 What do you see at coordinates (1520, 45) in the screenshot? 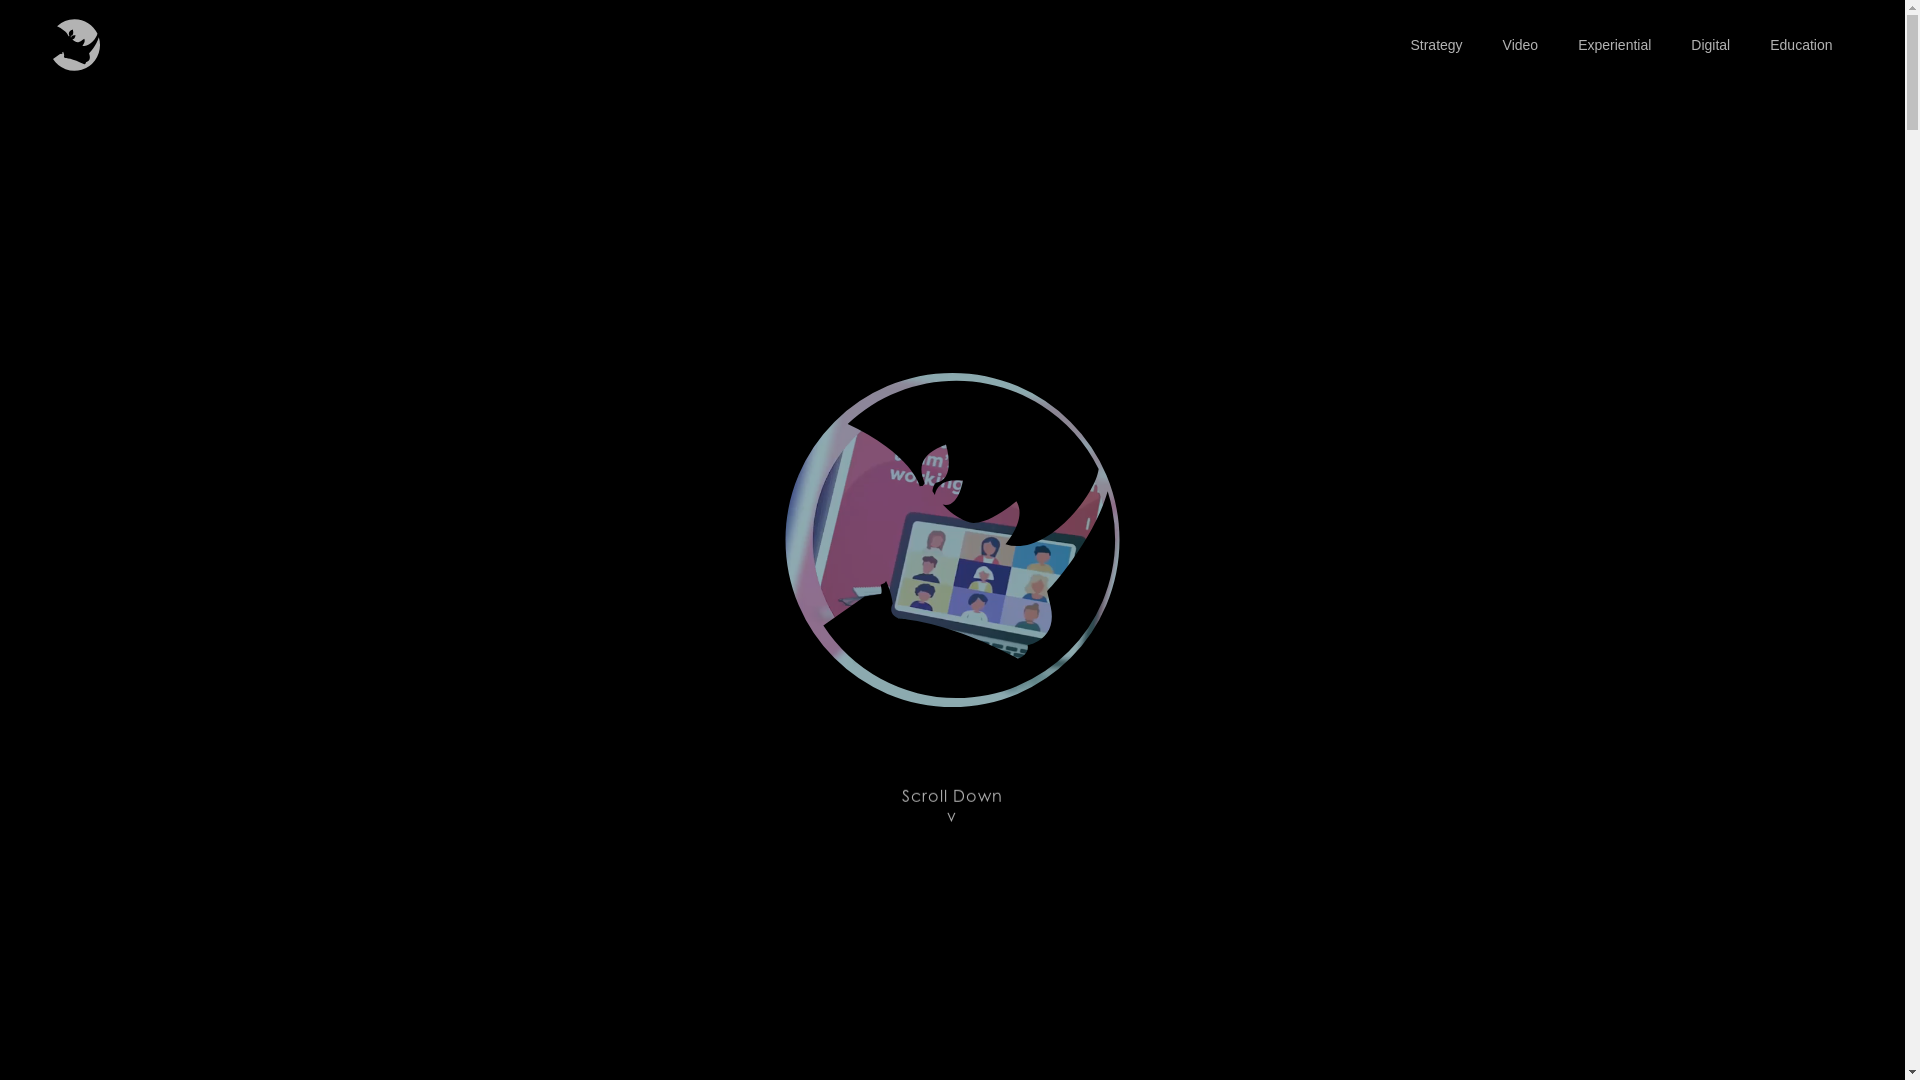
I see `'Video'` at bounding box center [1520, 45].